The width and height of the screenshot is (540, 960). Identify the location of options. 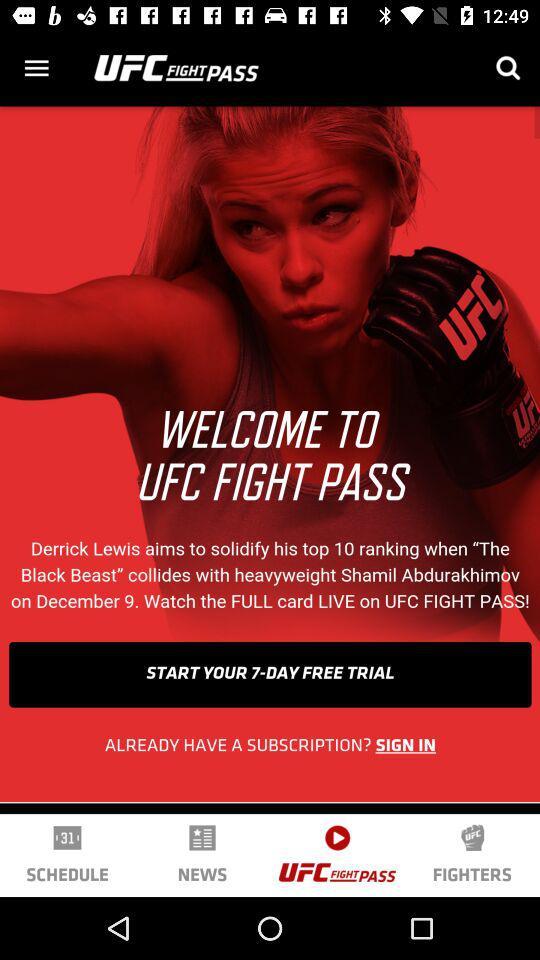
(36, 68).